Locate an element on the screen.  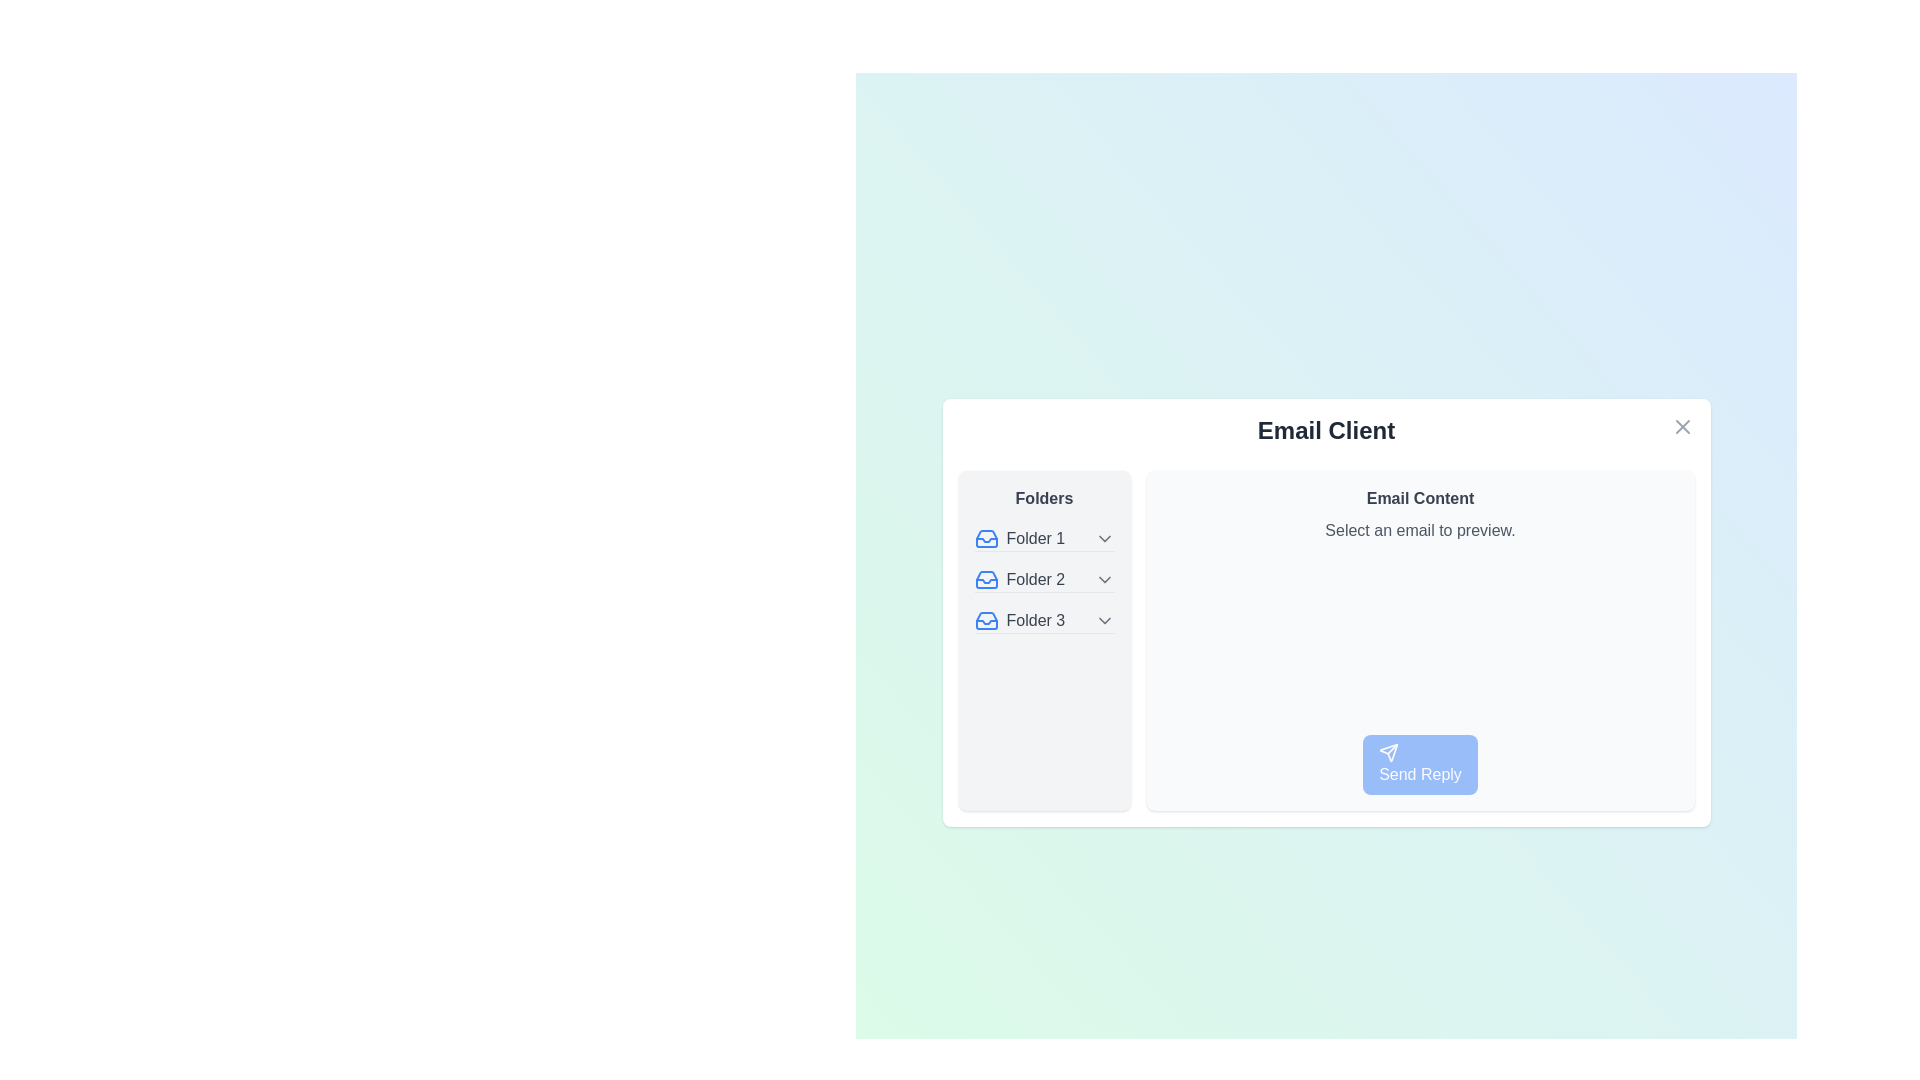
the text label displaying 'Folders' in bold font, located near the top of the left panel of the email client interface is located at coordinates (1043, 497).